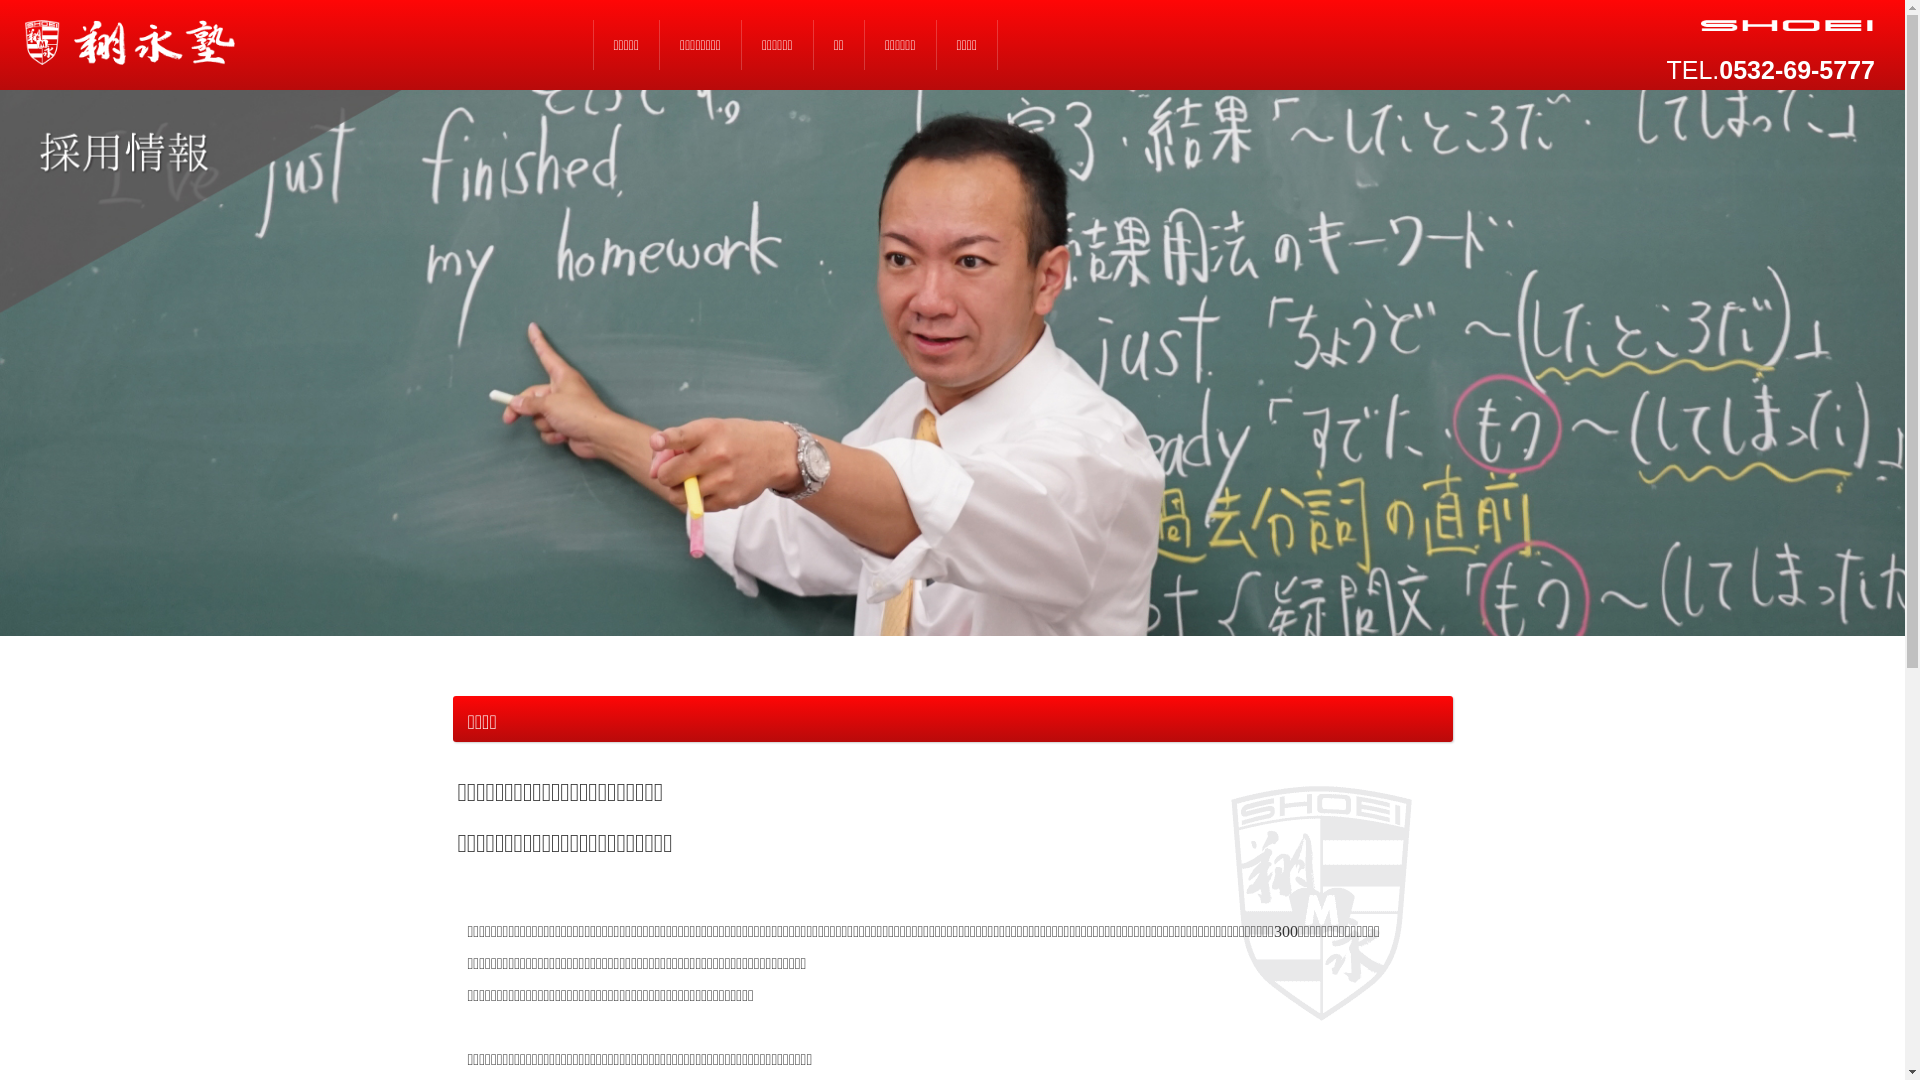 The height and width of the screenshot is (1080, 1920). I want to click on '0532-69-5777', so click(1796, 68).